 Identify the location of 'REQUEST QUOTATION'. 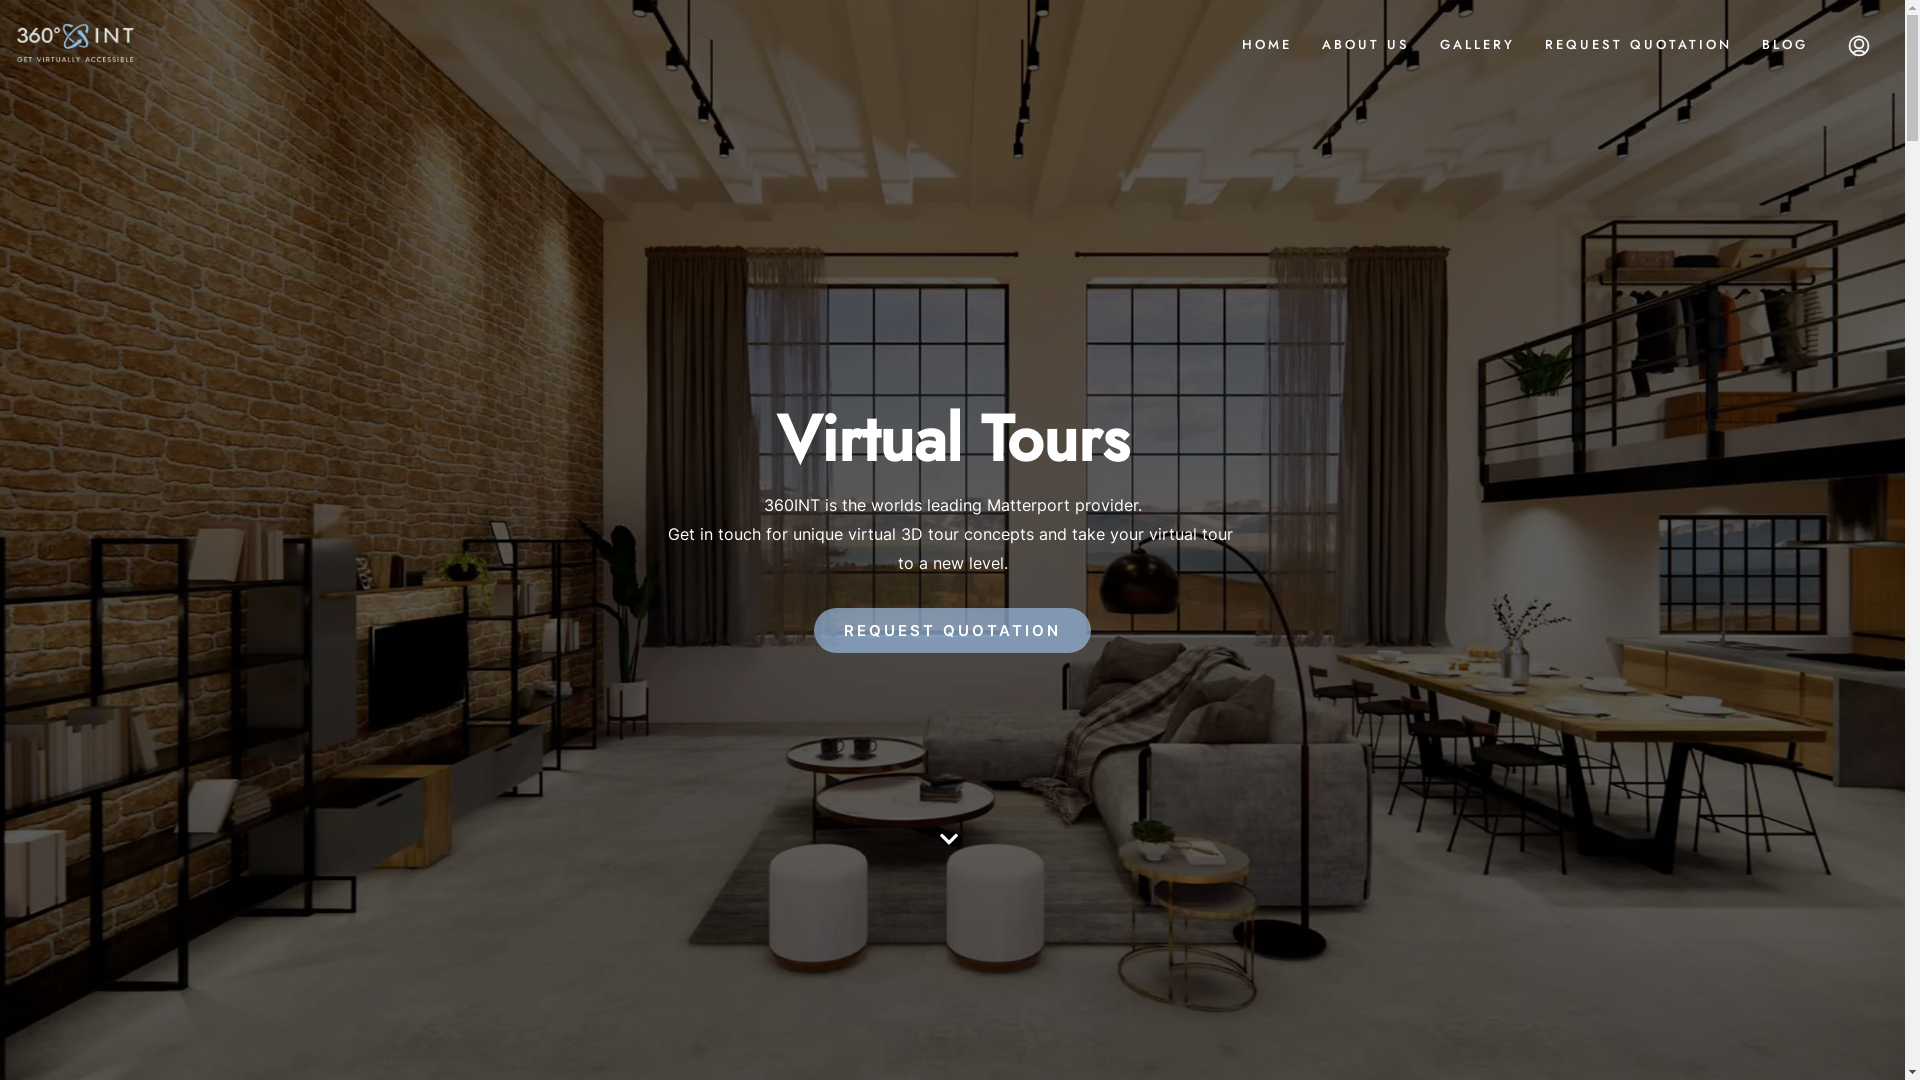
(1638, 45).